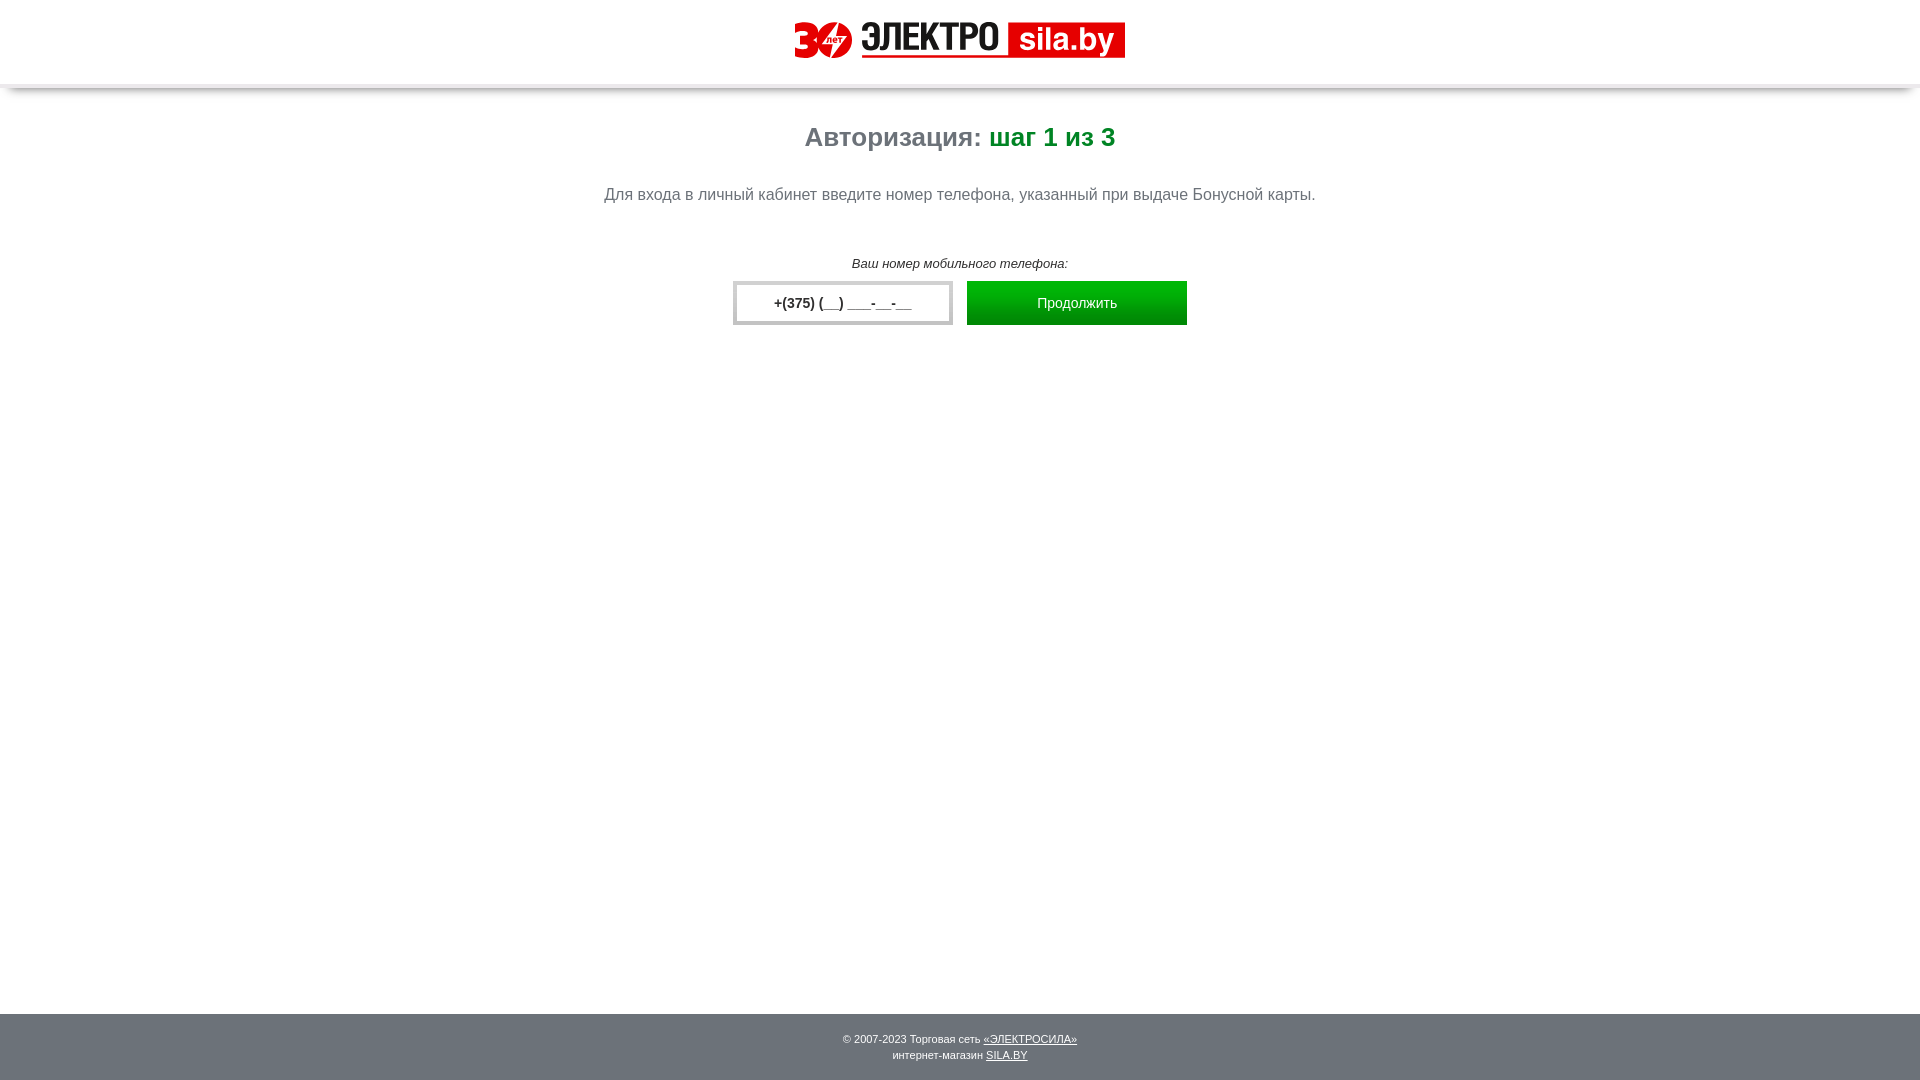  Describe the element at coordinates (1007, 1054) in the screenshot. I see `'SILA.BY'` at that location.